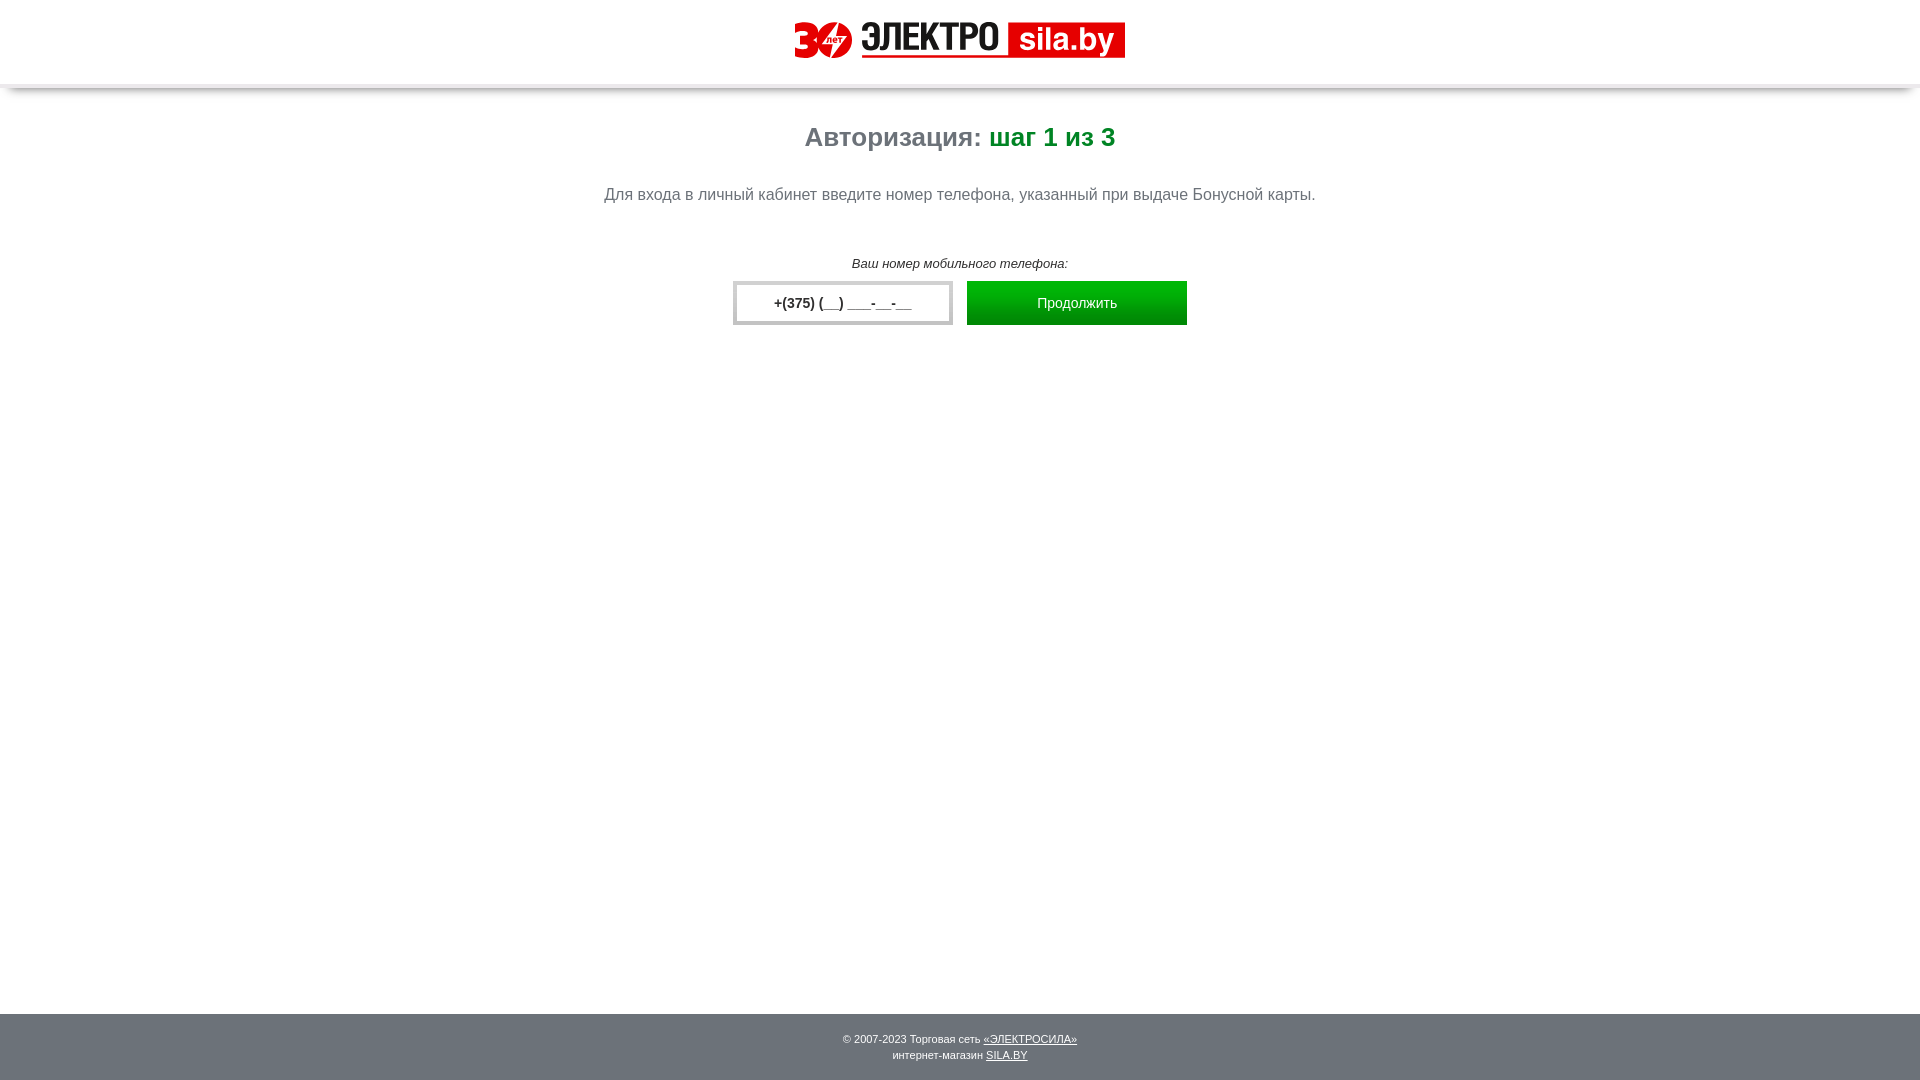  Describe the element at coordinates (1007, 1054) in the screenshot. I see `'SILA.BY'` at that location.